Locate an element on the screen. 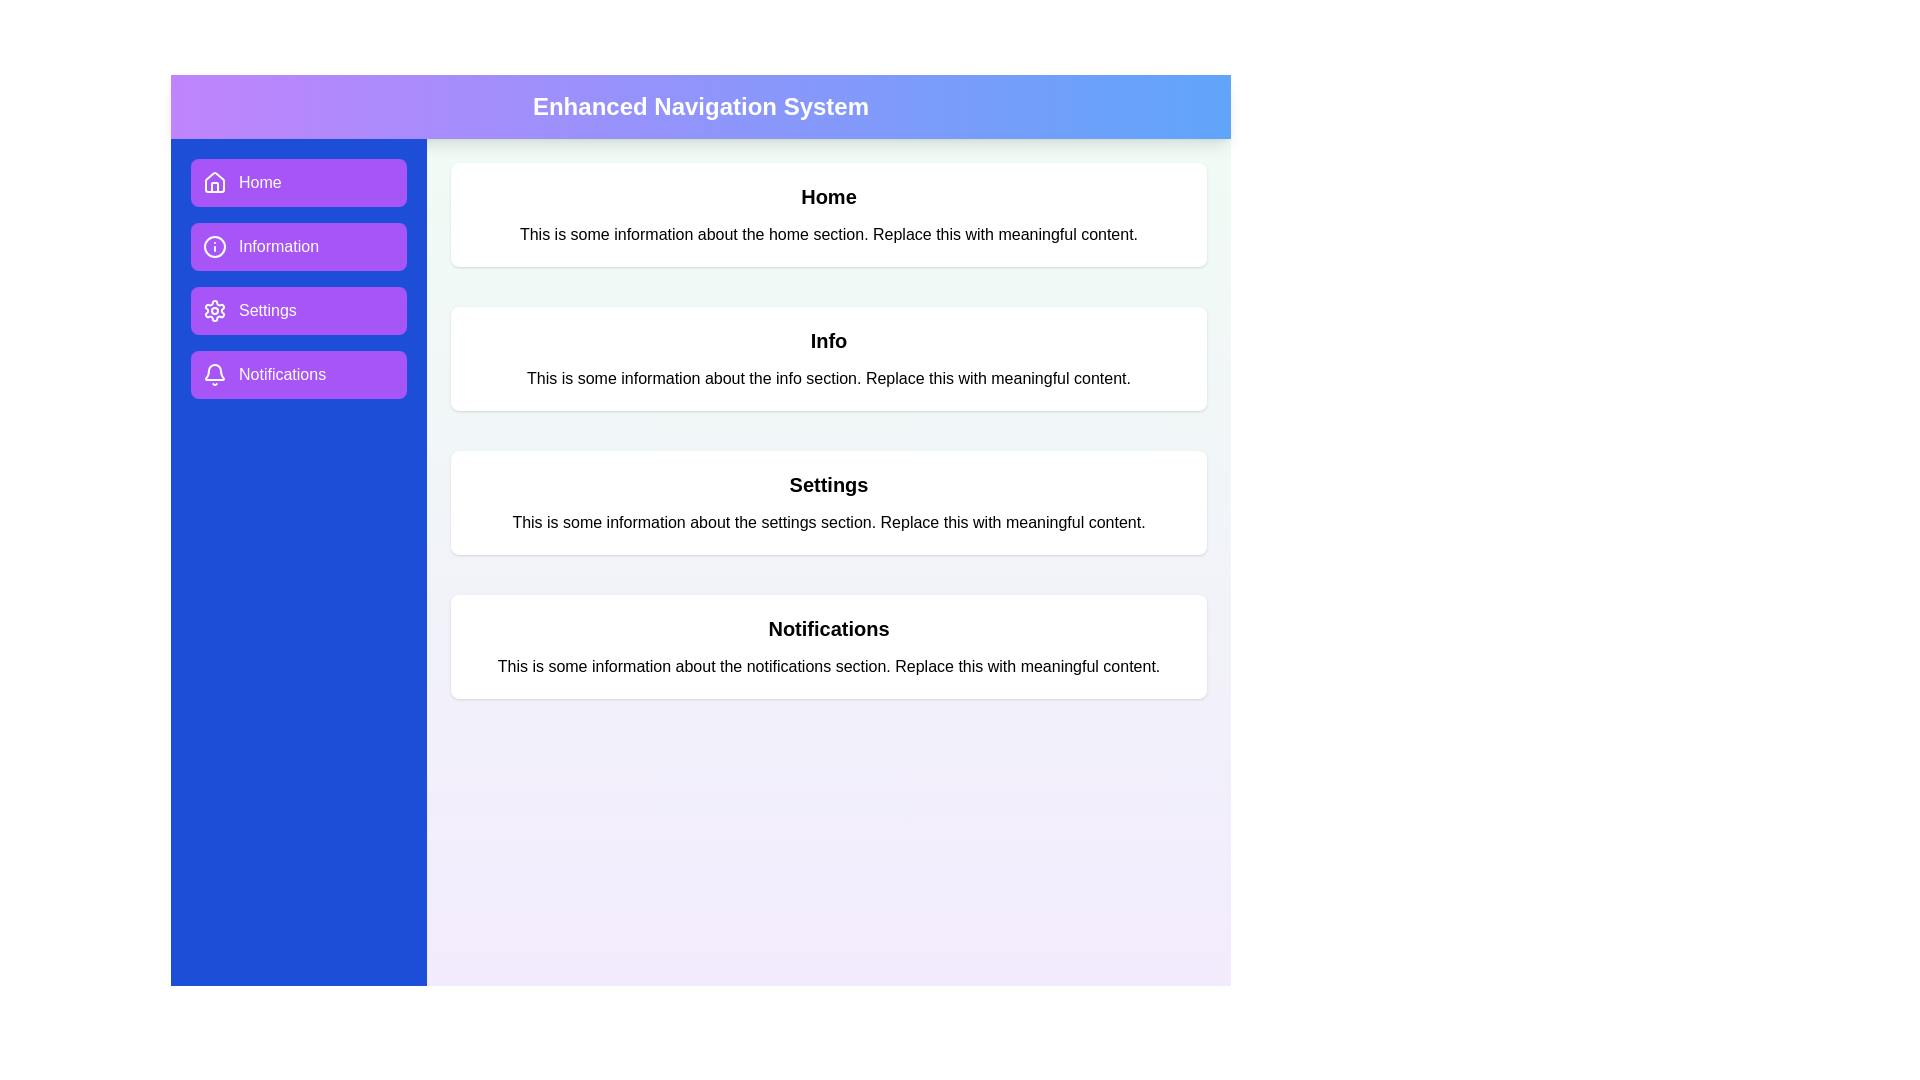  the text block that provides descriptive information about the 'Info' section, located in the central content panel under the 'Info' header is located at coordinates (829, 378).